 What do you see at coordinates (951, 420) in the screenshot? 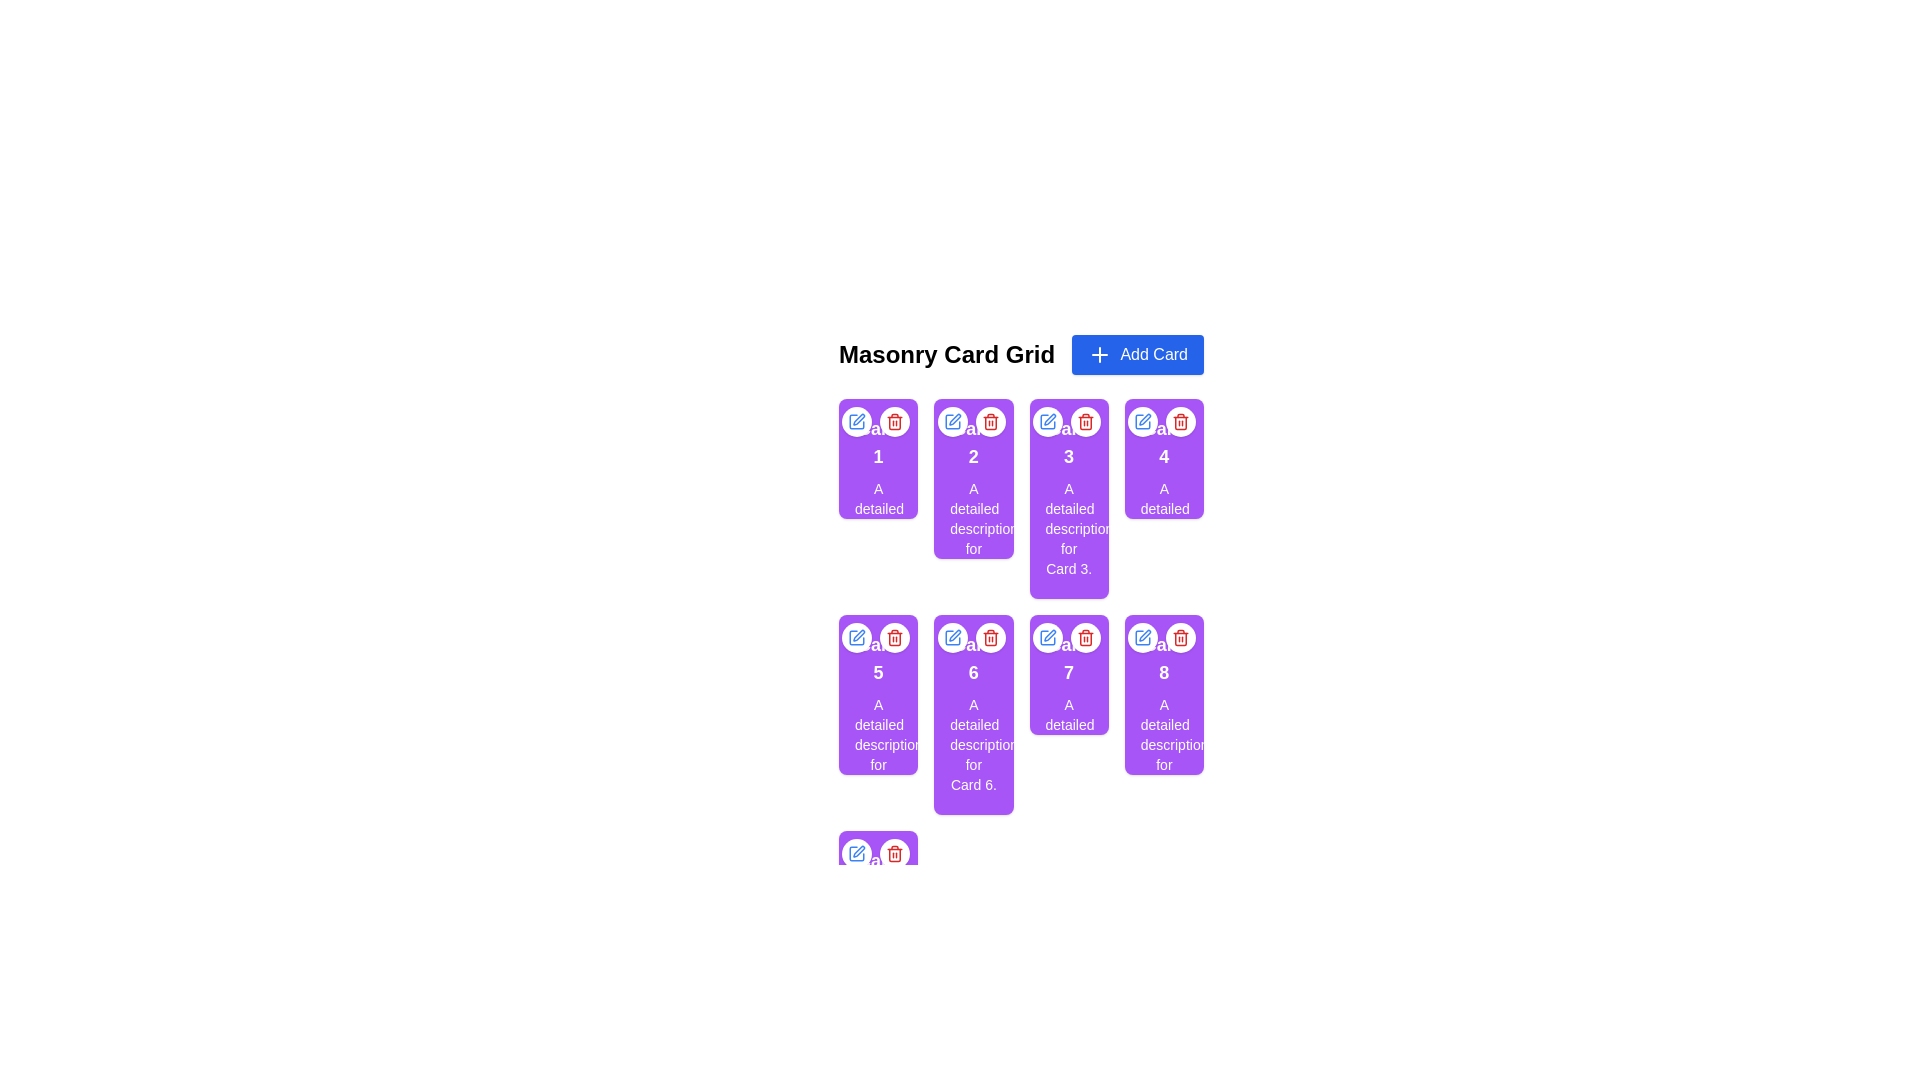
I see `the pen icon button located at the top-left of the card labeled '2' to initiate editing` at bounding box center [951, 420].